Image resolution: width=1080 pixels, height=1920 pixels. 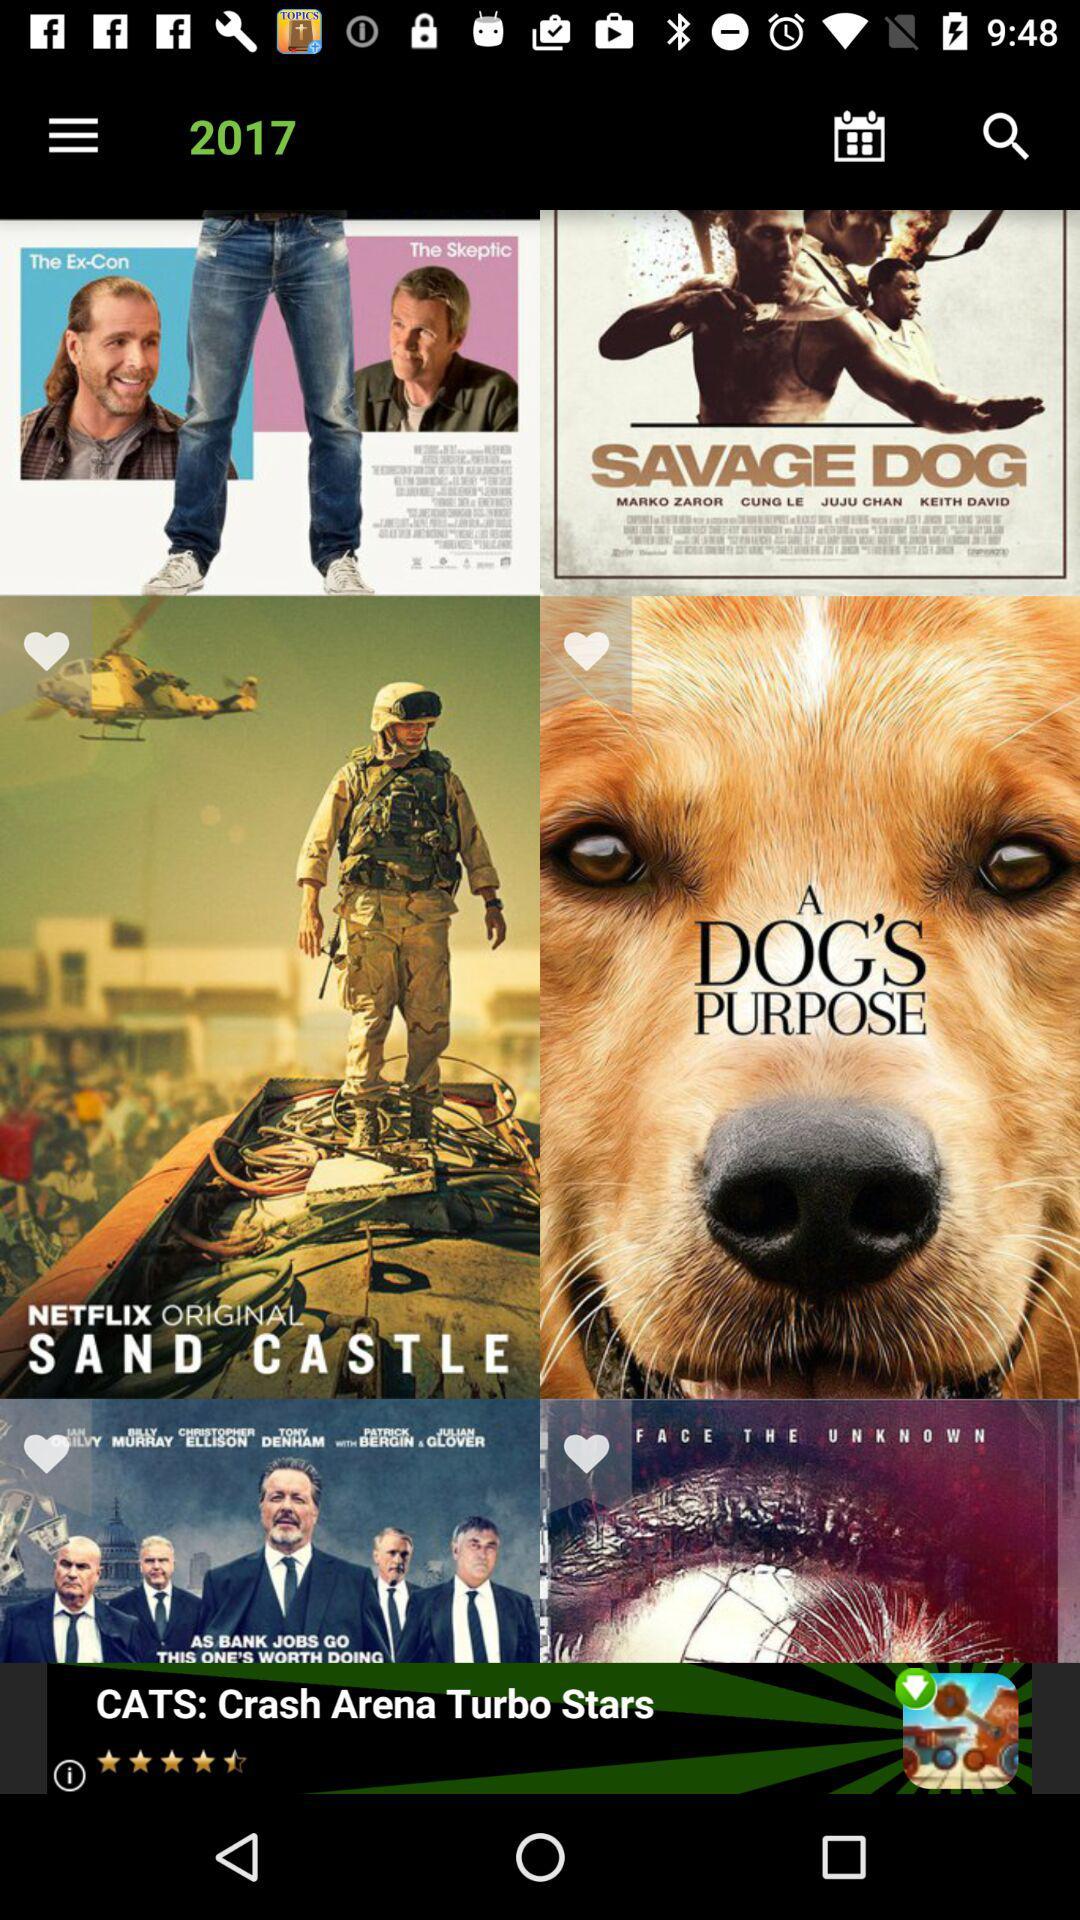 I want to click on favorite, so click(x=58, y=1458).